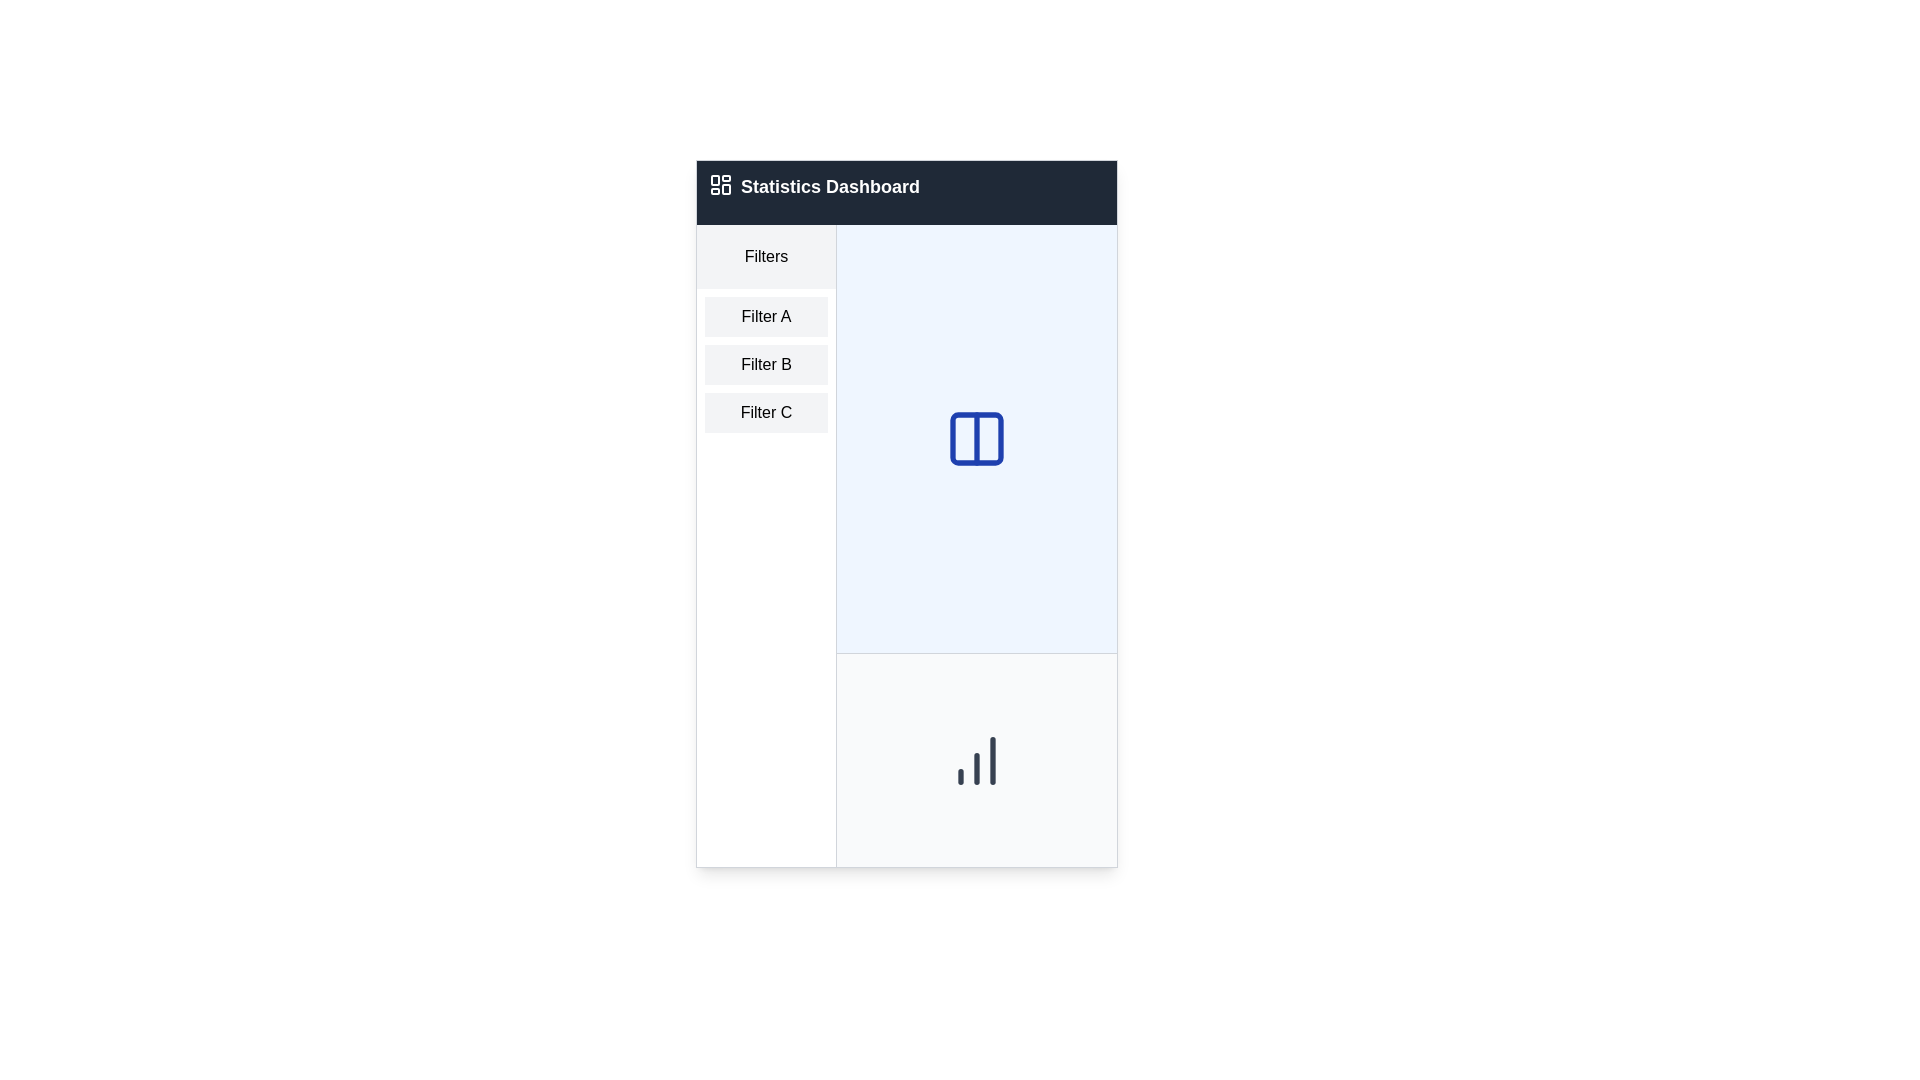  What do you see at coordinates (725, 189) in the screenshot?
I see `the visual state of the navigational icon located in the bottom-right quadrant of the 2x2 grid icon in the top-left corner of the header bar` at bounding box center [725, 189].